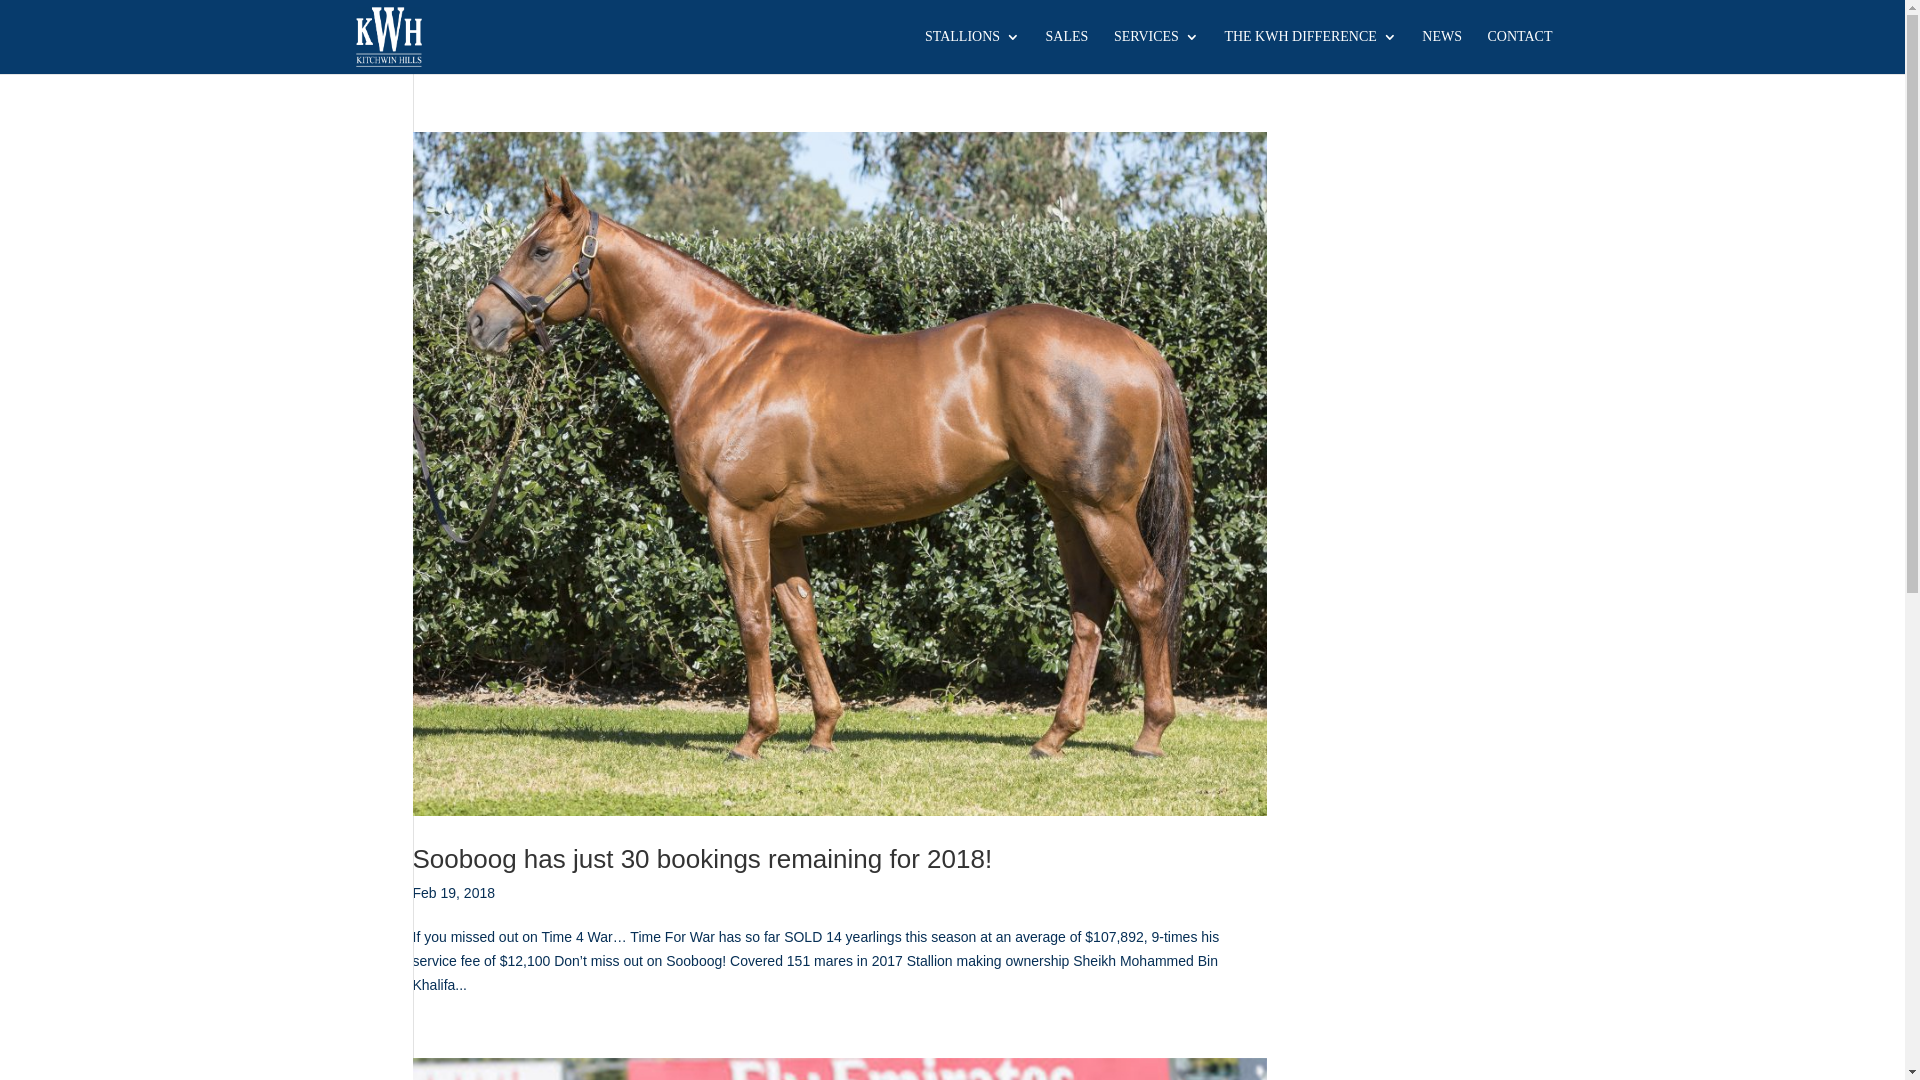  Describe the element at coordinates (1520, 50) in the screenshot. I see `'CONTACT'` at that location.